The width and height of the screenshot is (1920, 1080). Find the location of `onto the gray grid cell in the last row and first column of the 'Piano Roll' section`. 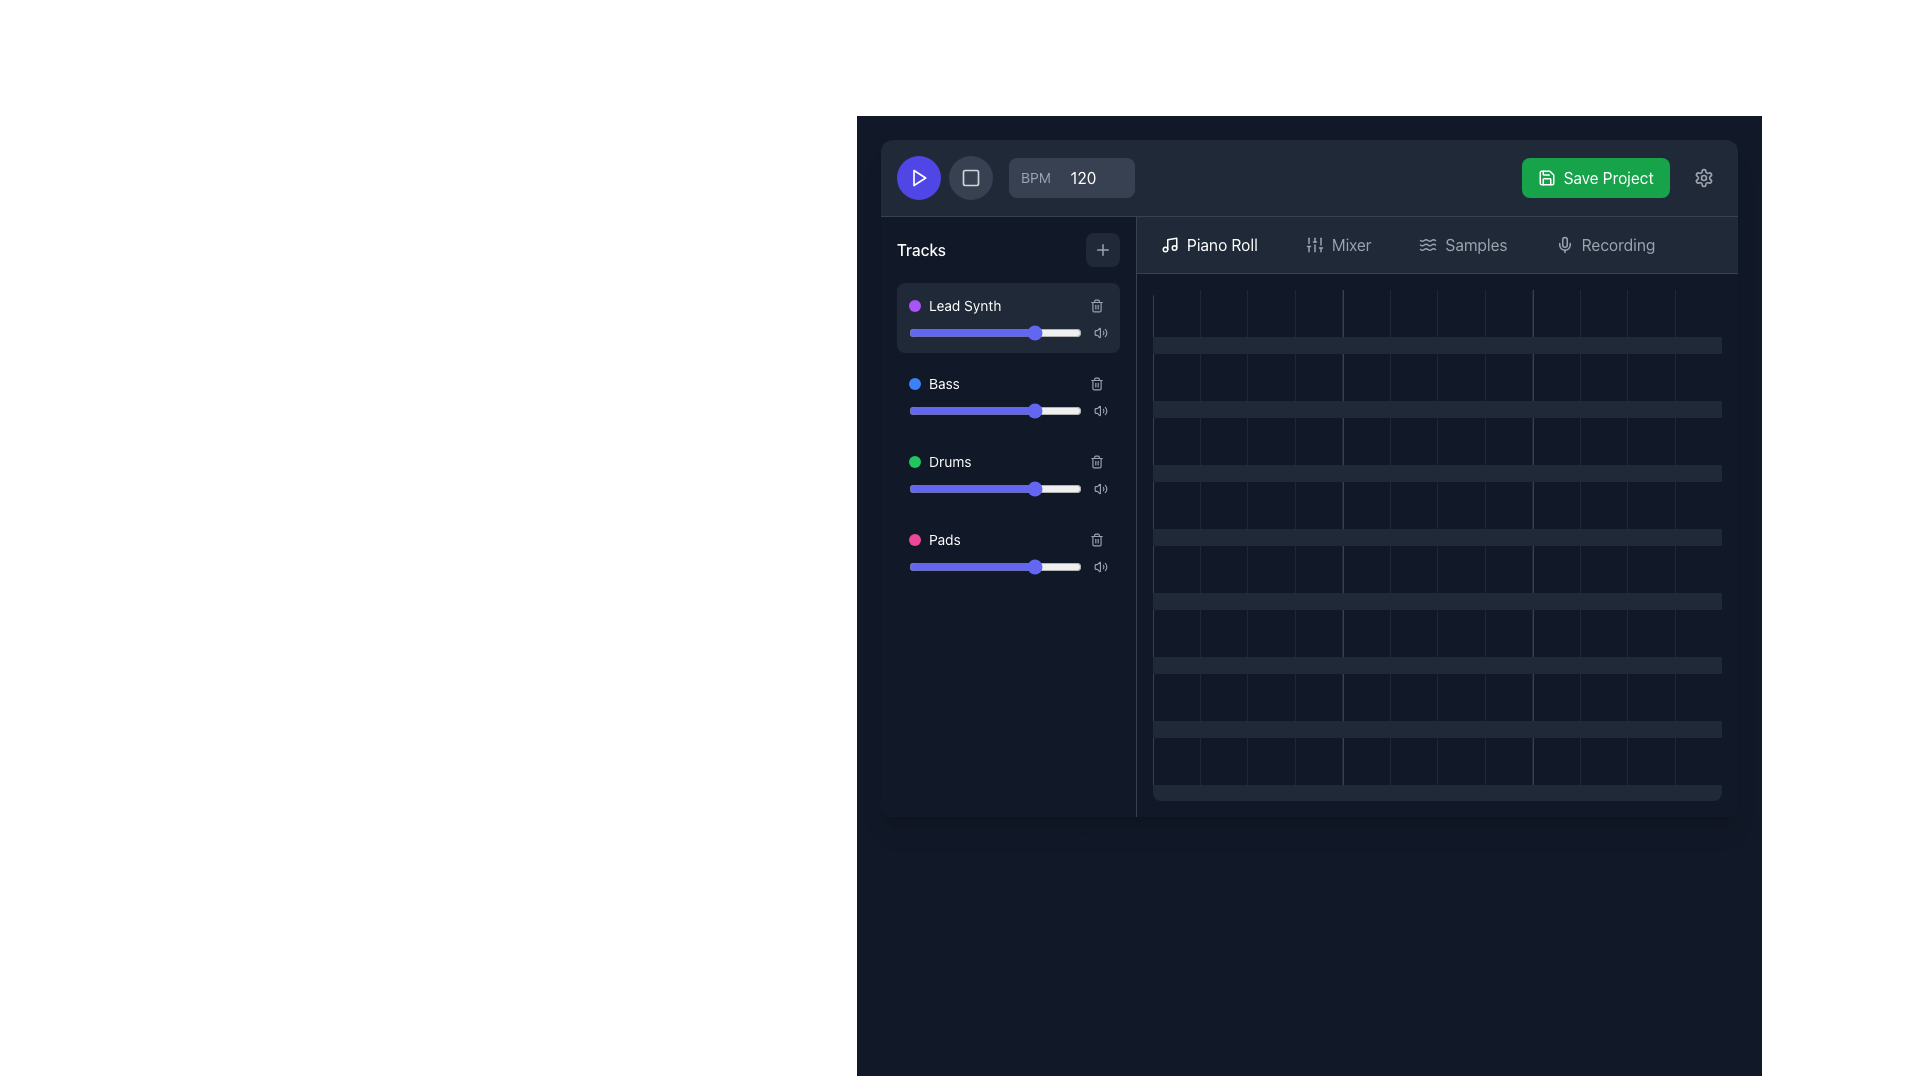

onto the gray grid cell in the last row and first column of the 'Piano Roll' section is located at coordinates (1176, 696).